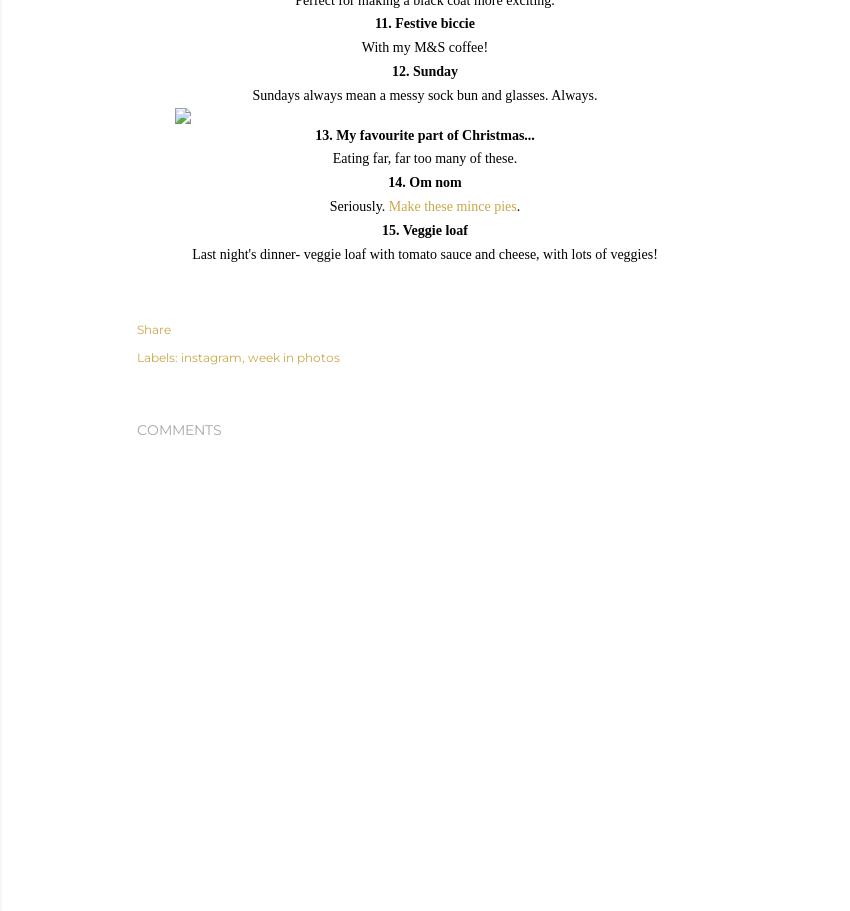 Image resolution: width=850 pixels, height=911 pixels. I want to click on '13. My favourite part of Christmas...', so click(424, 133).